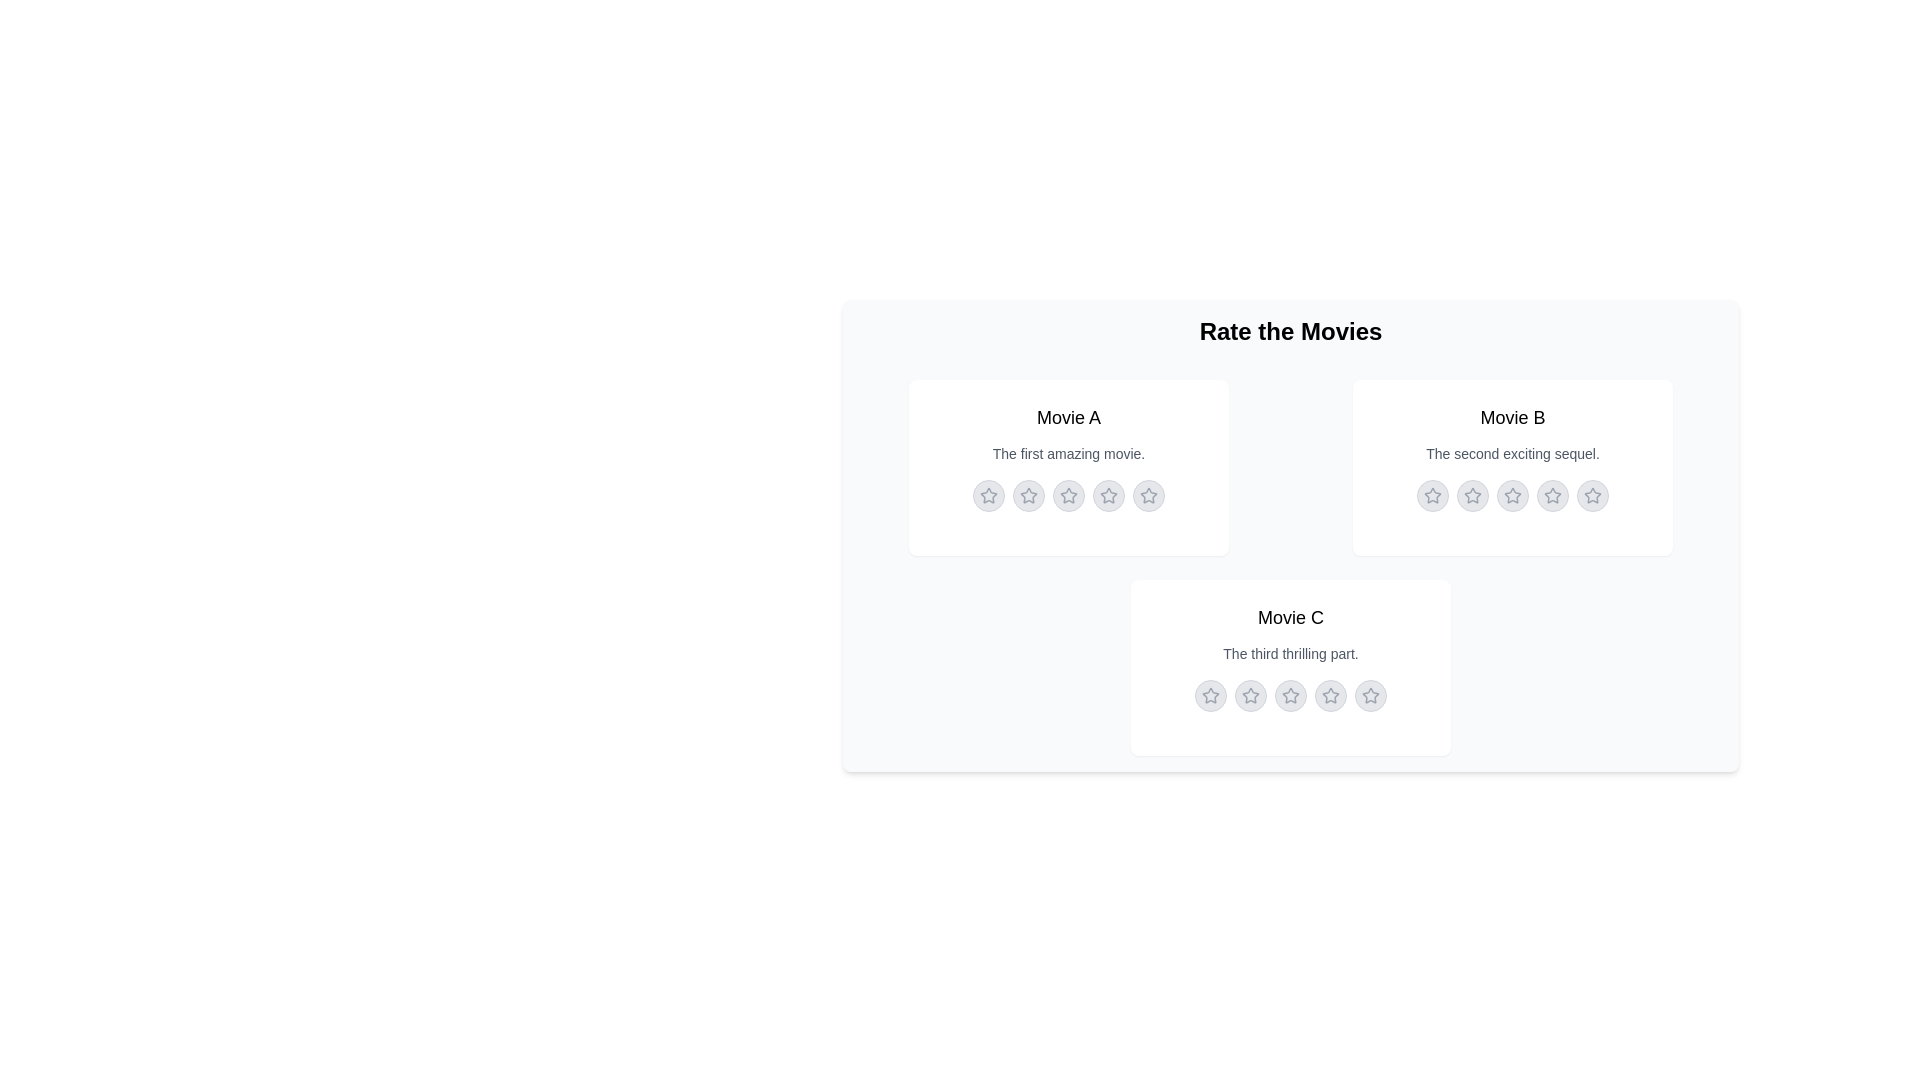 The width and height of the screenshot is (1920, 1080). I want to click on the fourth star icon in the rating system beneath the card titled 'Movie A', so click(1107, 495).